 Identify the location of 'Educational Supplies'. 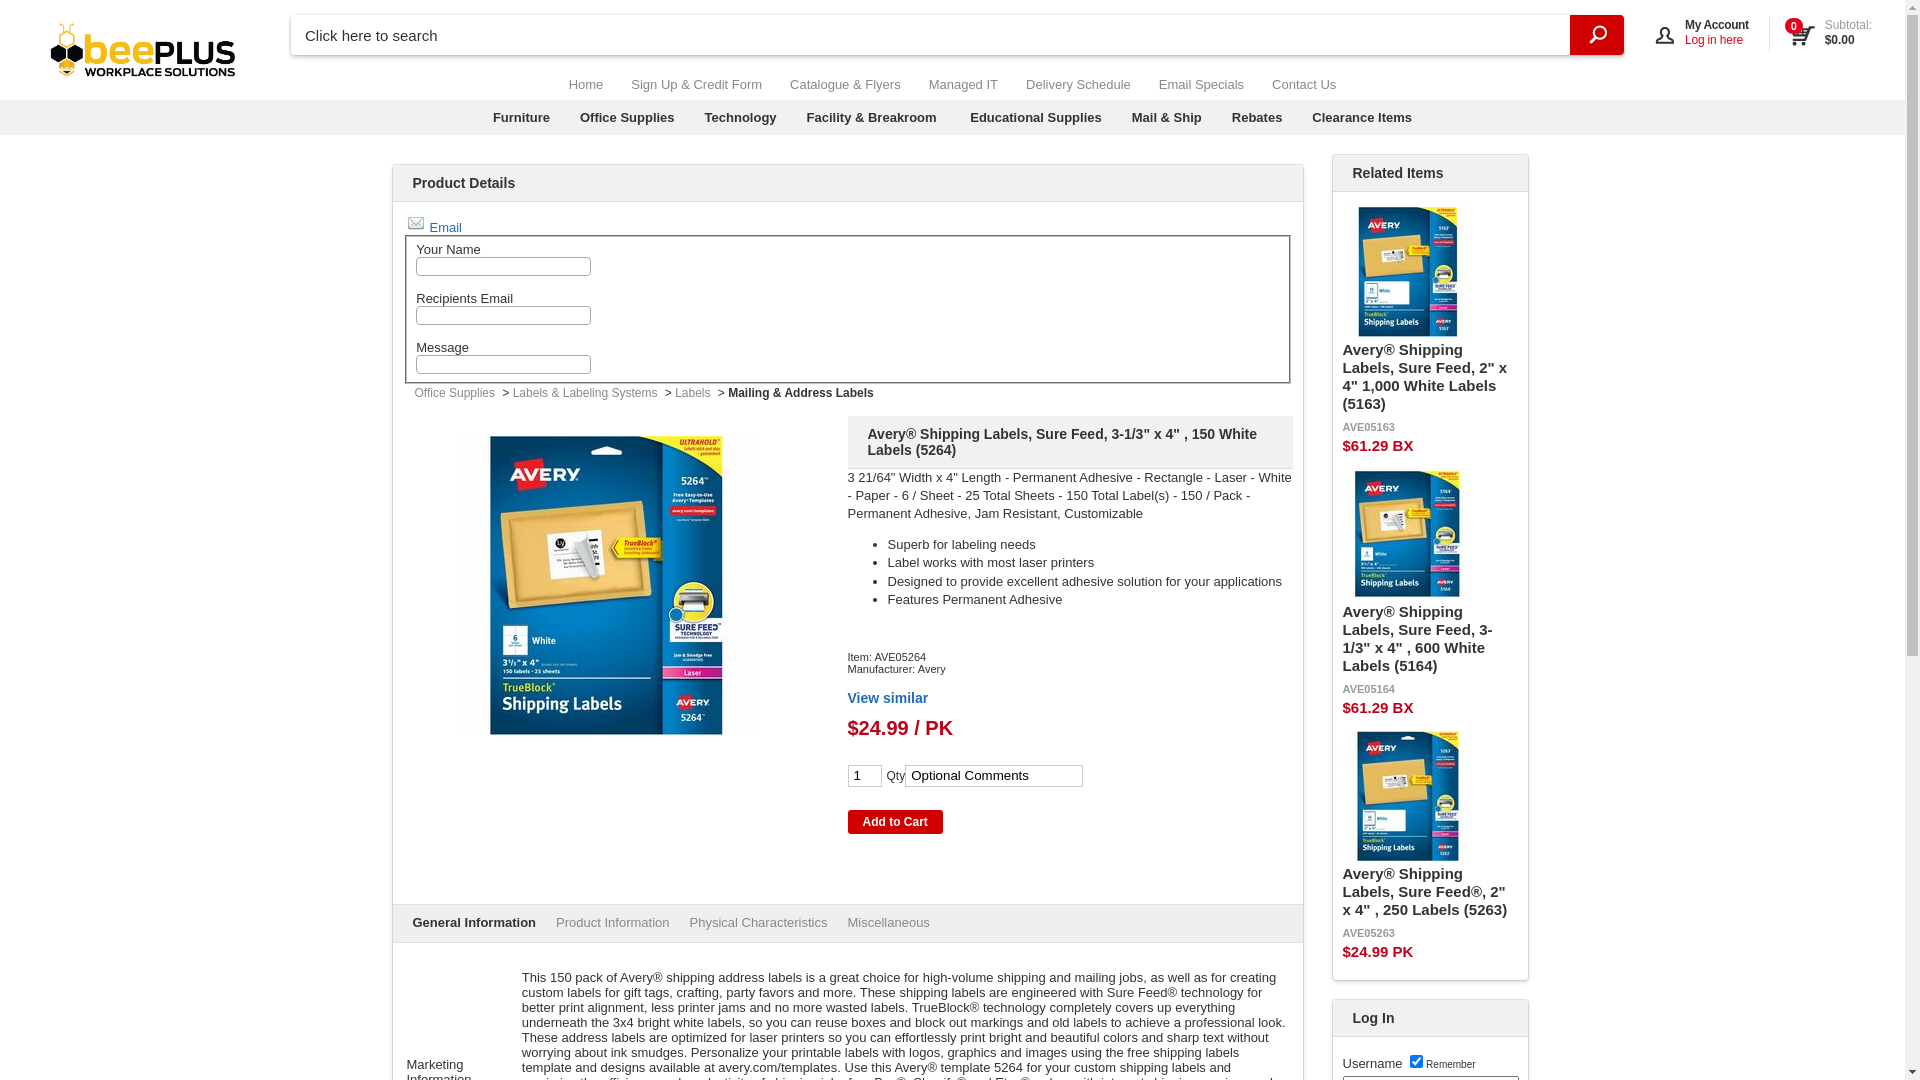
(954, 117).